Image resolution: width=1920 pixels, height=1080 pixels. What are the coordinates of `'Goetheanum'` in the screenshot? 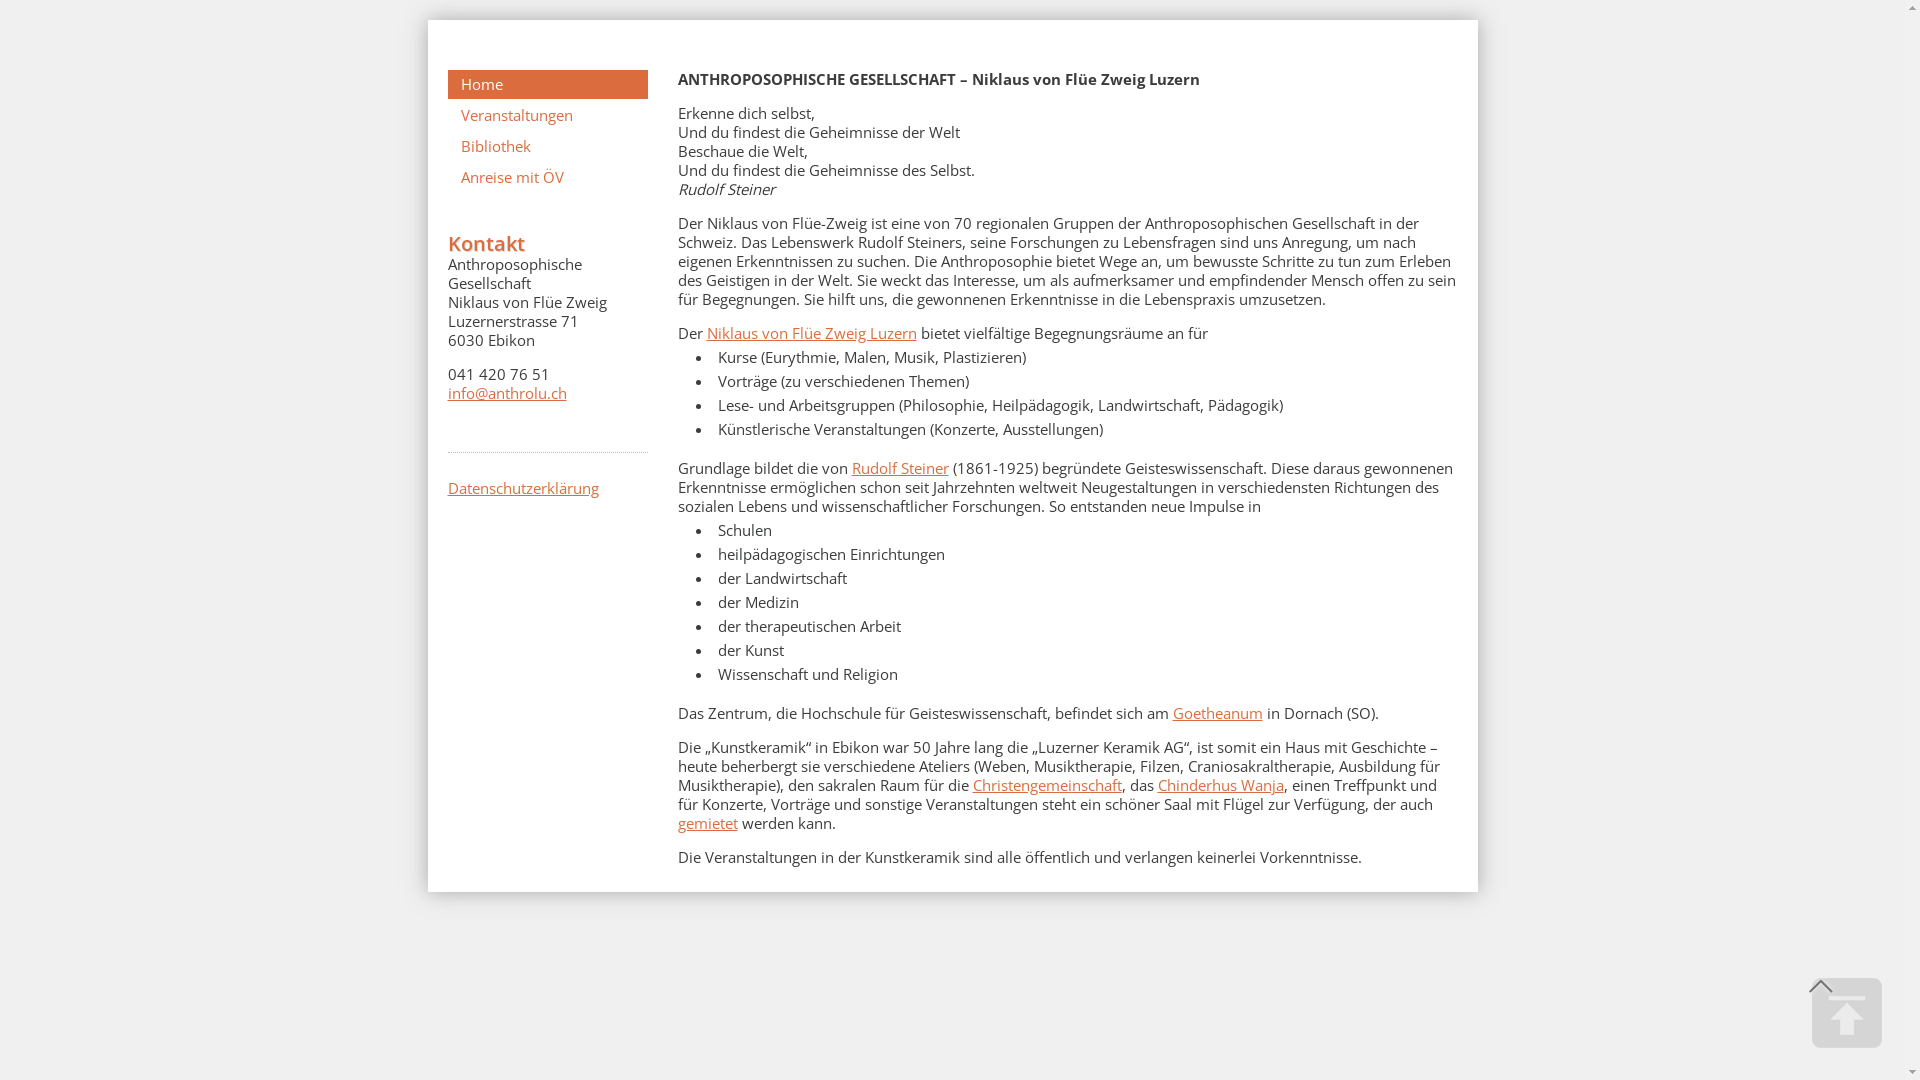 It's located at (1171, 712).